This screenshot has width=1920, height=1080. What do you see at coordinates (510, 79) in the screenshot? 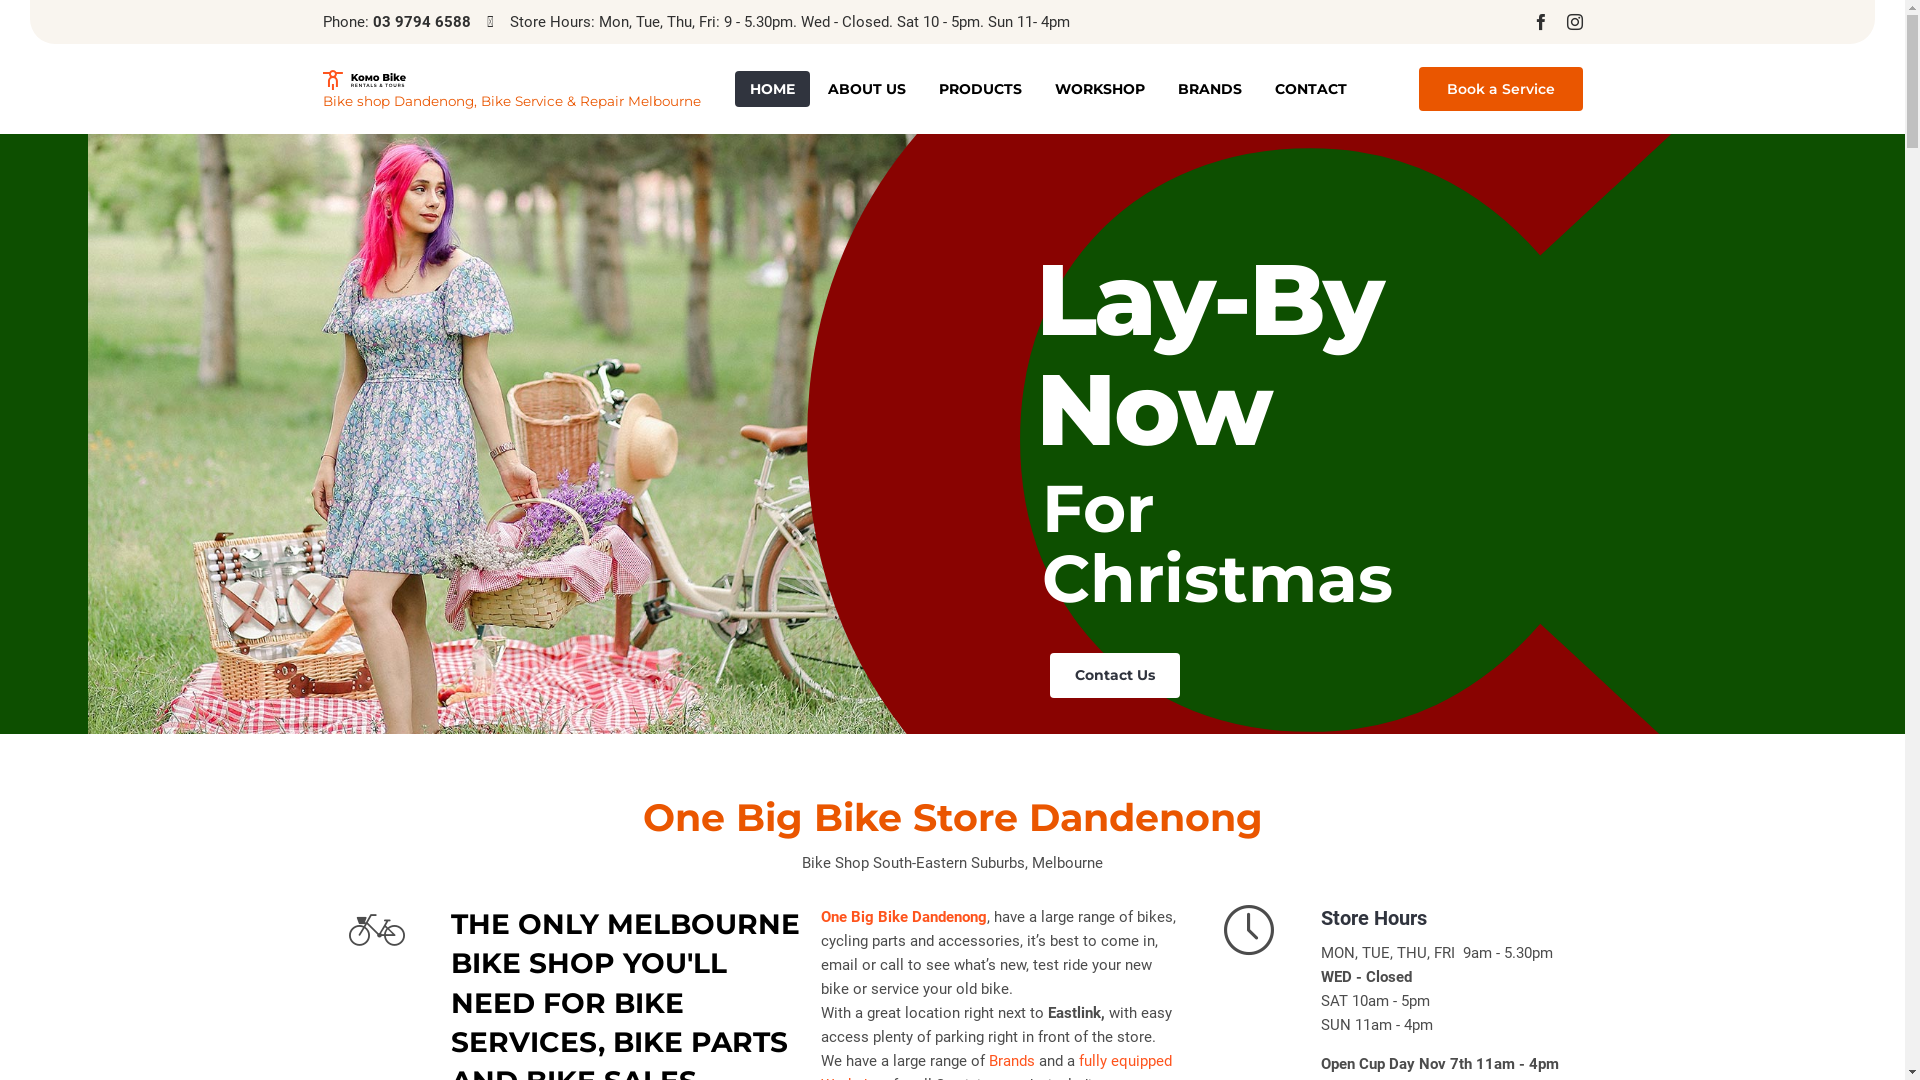
I see `'One Big Bike Store'` at bounding box center [510, 79].